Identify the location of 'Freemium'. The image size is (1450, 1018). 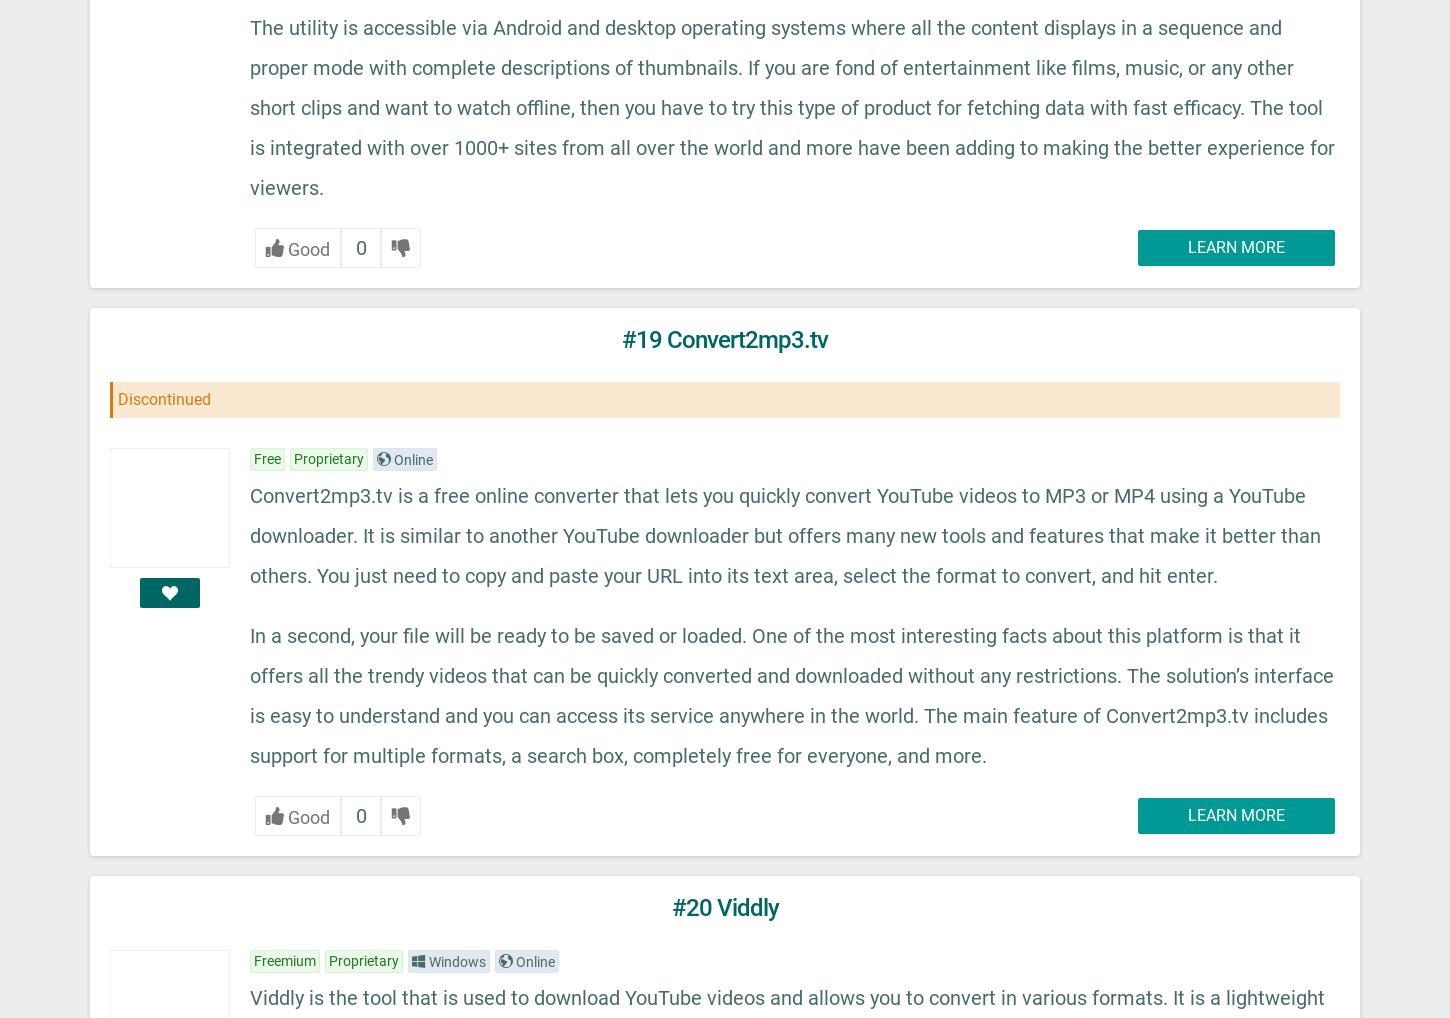
(254, 958).